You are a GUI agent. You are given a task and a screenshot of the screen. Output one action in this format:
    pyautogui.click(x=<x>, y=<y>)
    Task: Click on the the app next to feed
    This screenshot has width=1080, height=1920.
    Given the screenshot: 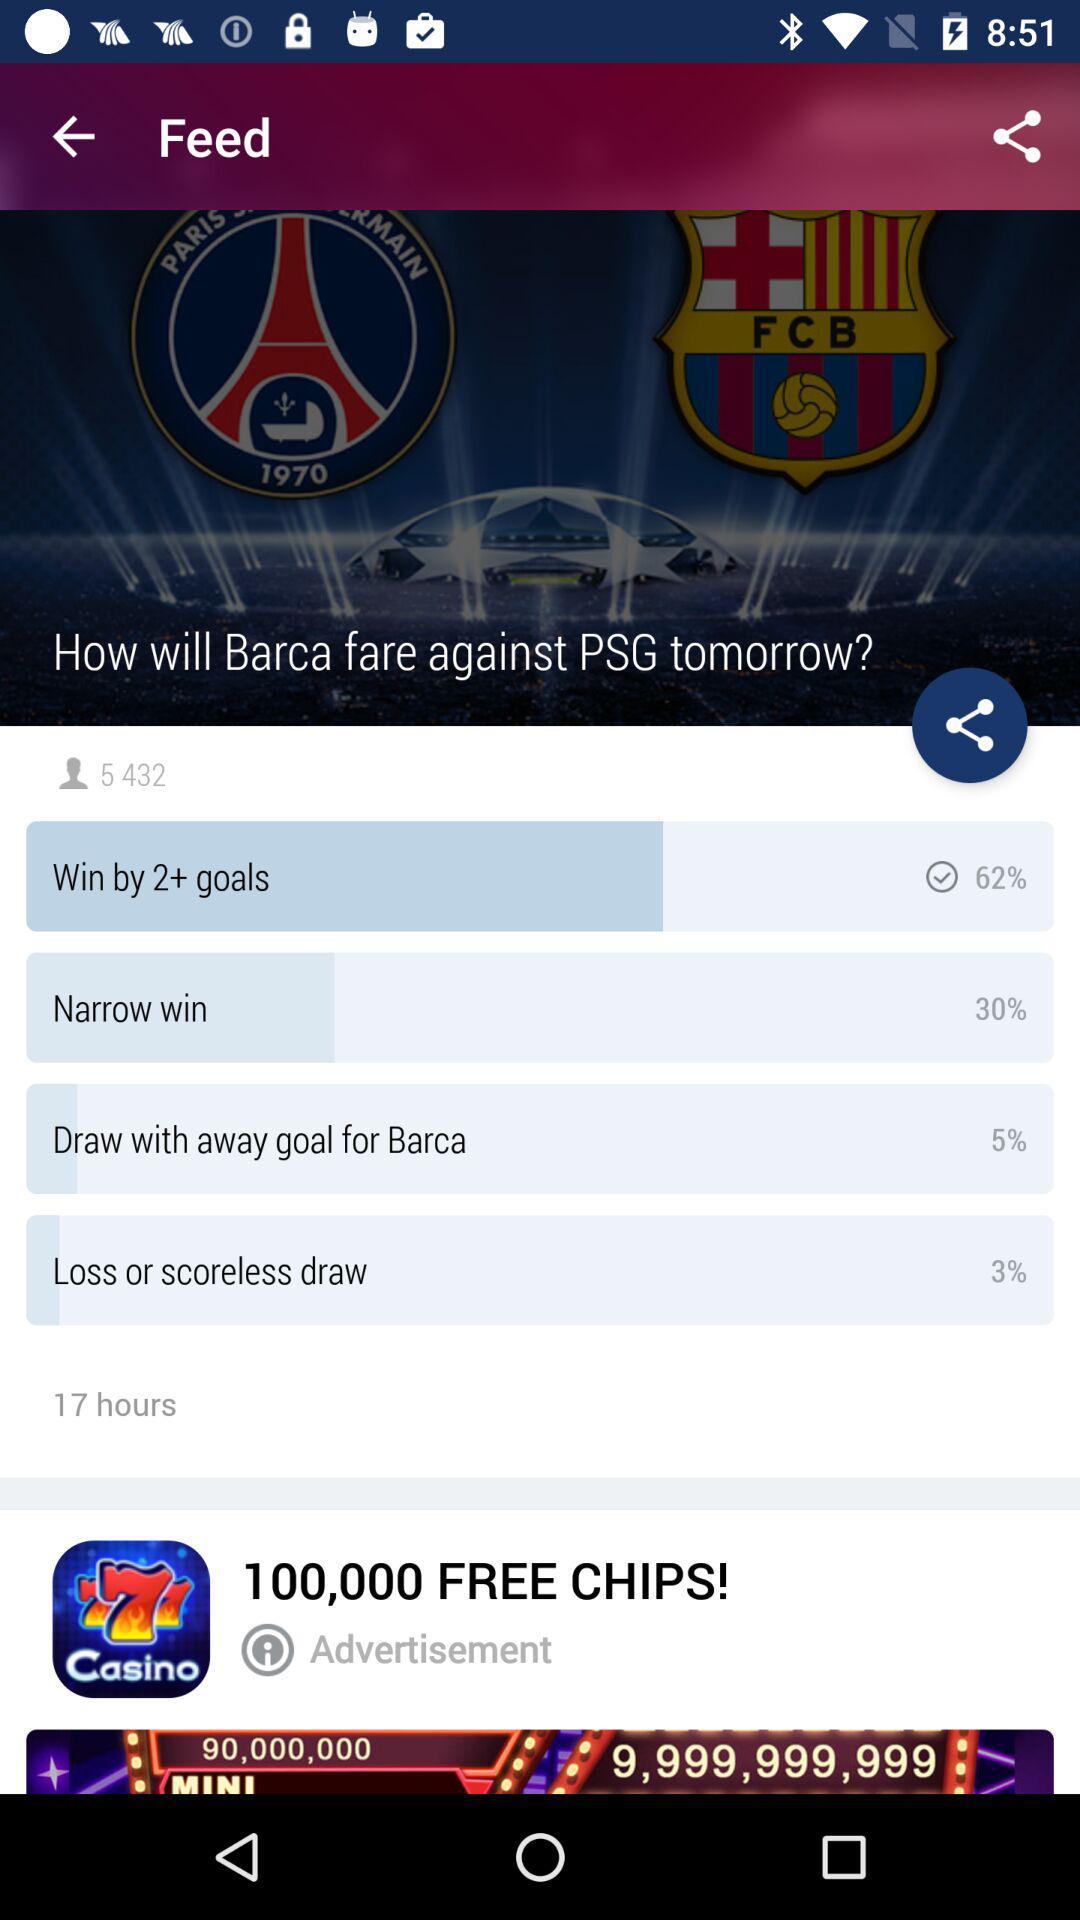 What is the action you would take?
    pyautogui.click(x=72, y=135)
    